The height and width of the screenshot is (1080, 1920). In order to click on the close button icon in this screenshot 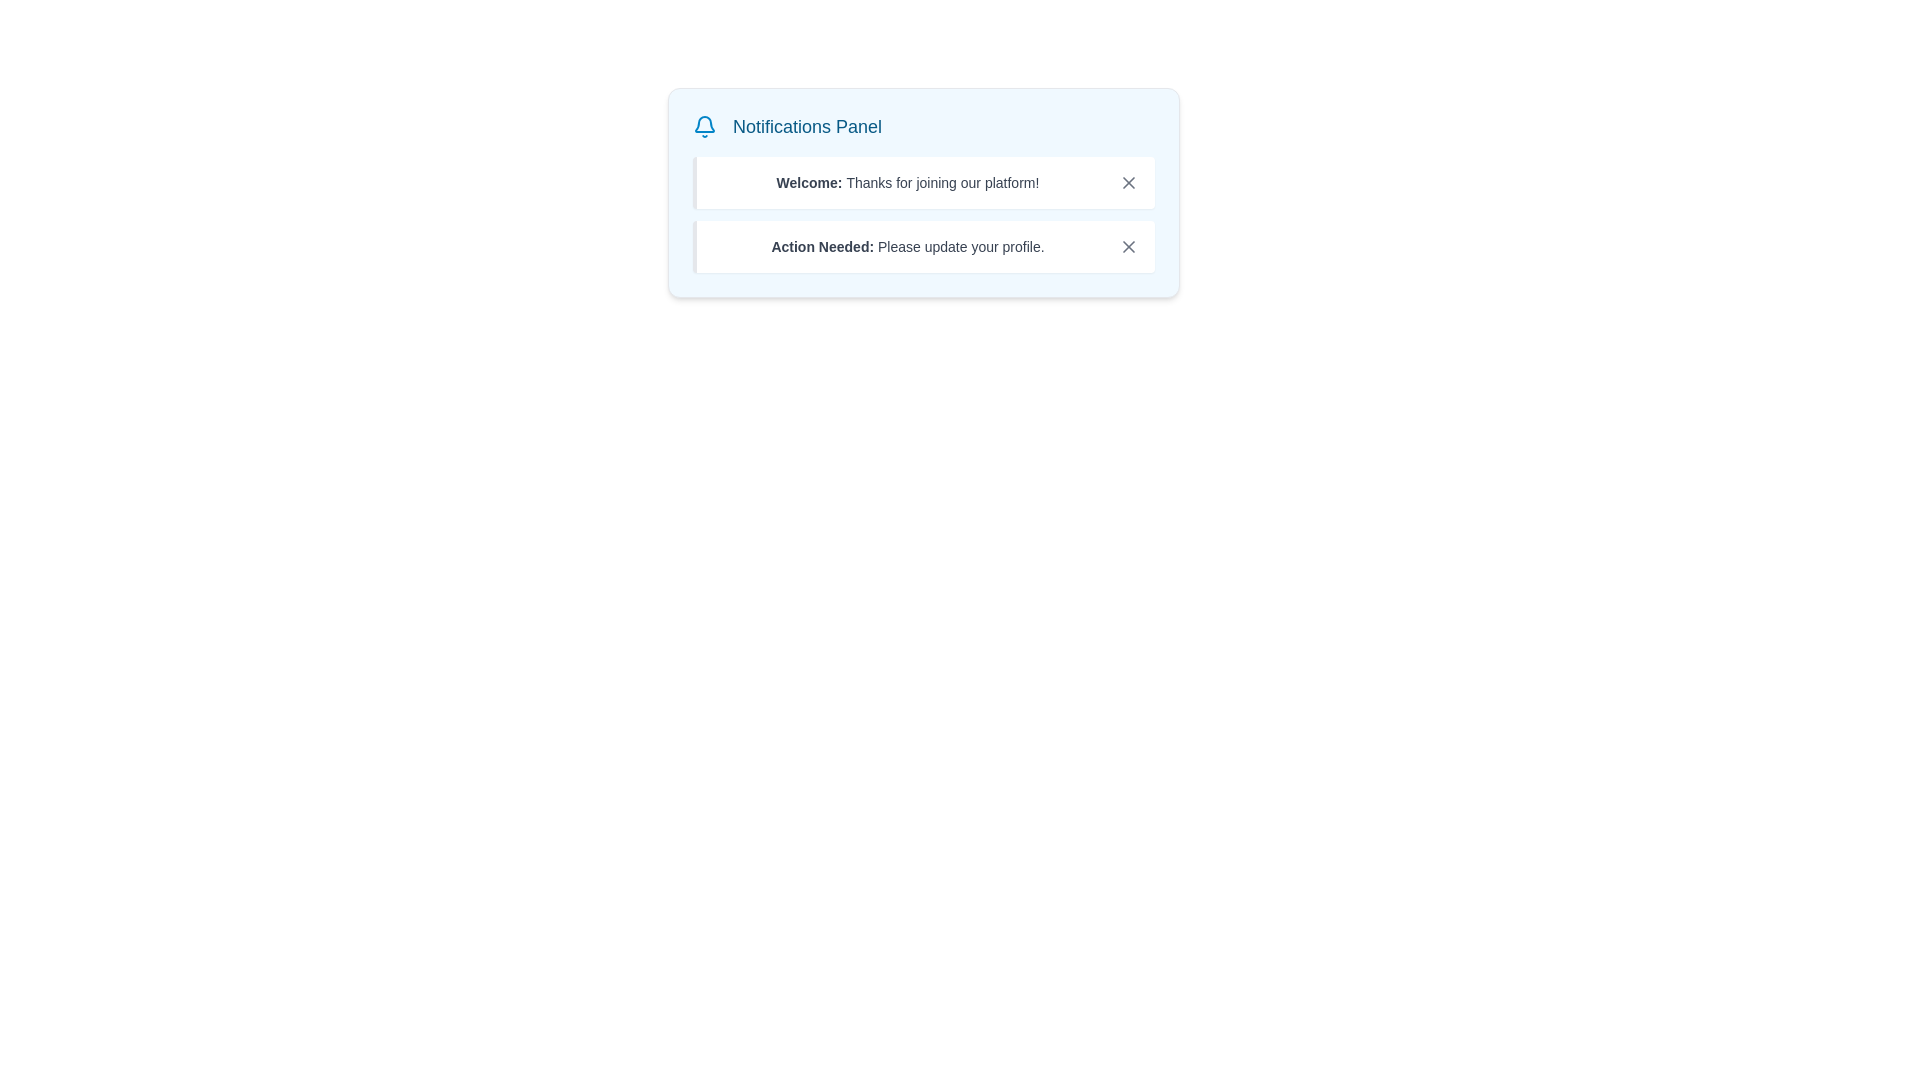, I will do `click(1128, 182)`.